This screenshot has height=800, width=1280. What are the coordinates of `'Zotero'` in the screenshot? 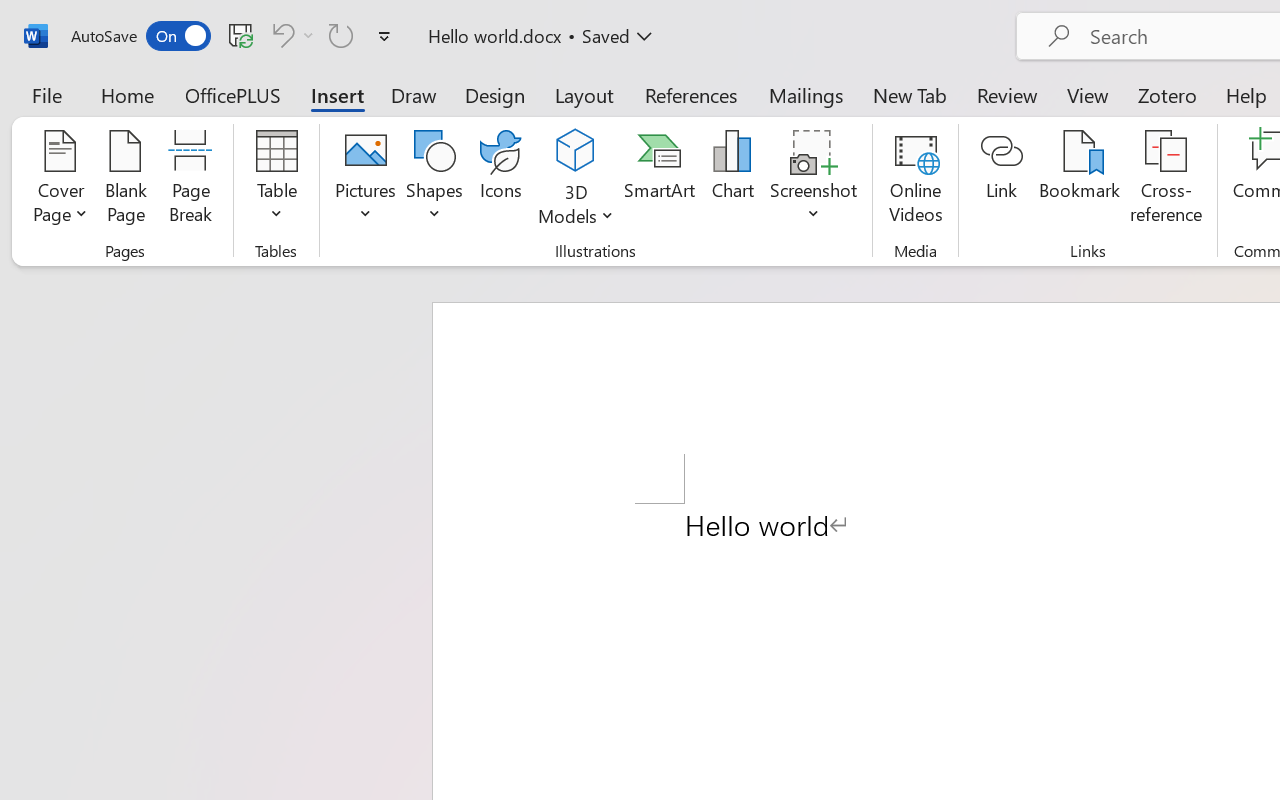 It's located at (1167, 94).